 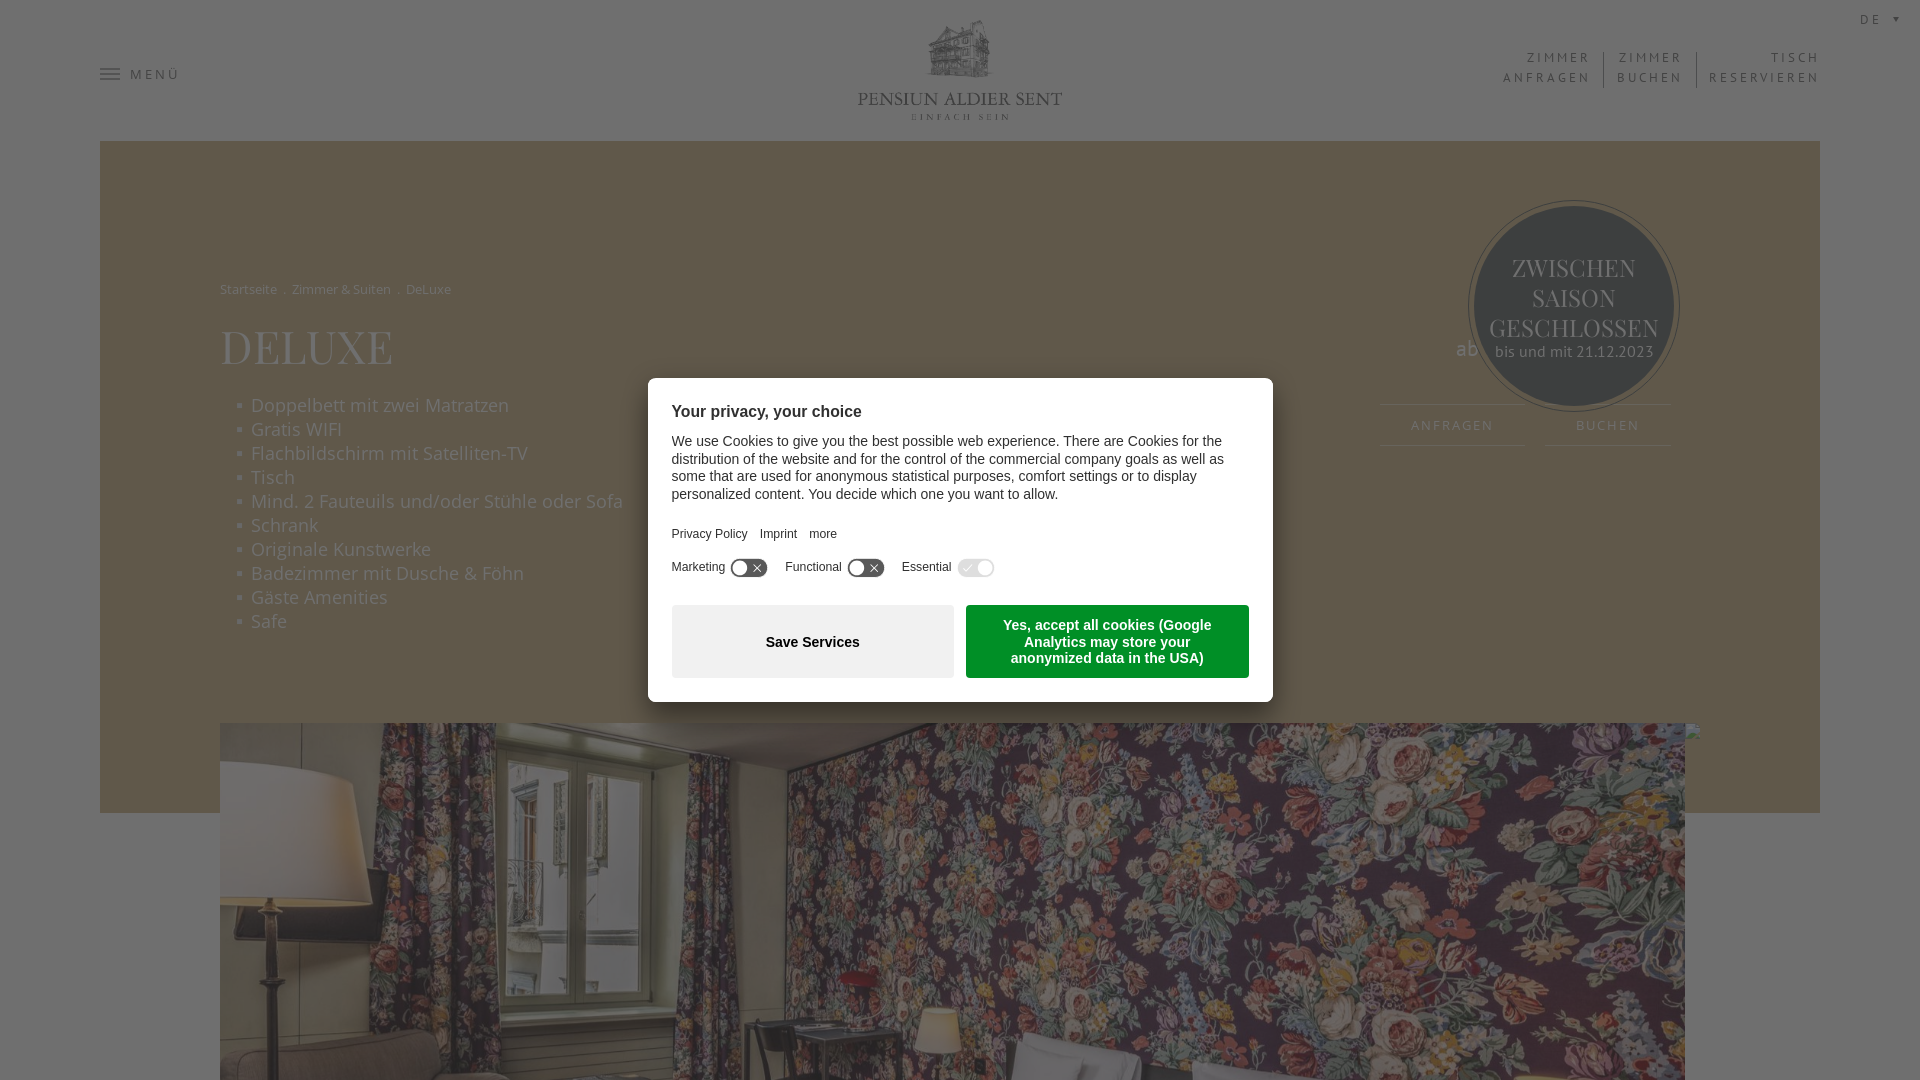 What do you see at coordinates (1881, 19) in the screenshot?
I see `'DE'` at bounding box center [1881, 19].